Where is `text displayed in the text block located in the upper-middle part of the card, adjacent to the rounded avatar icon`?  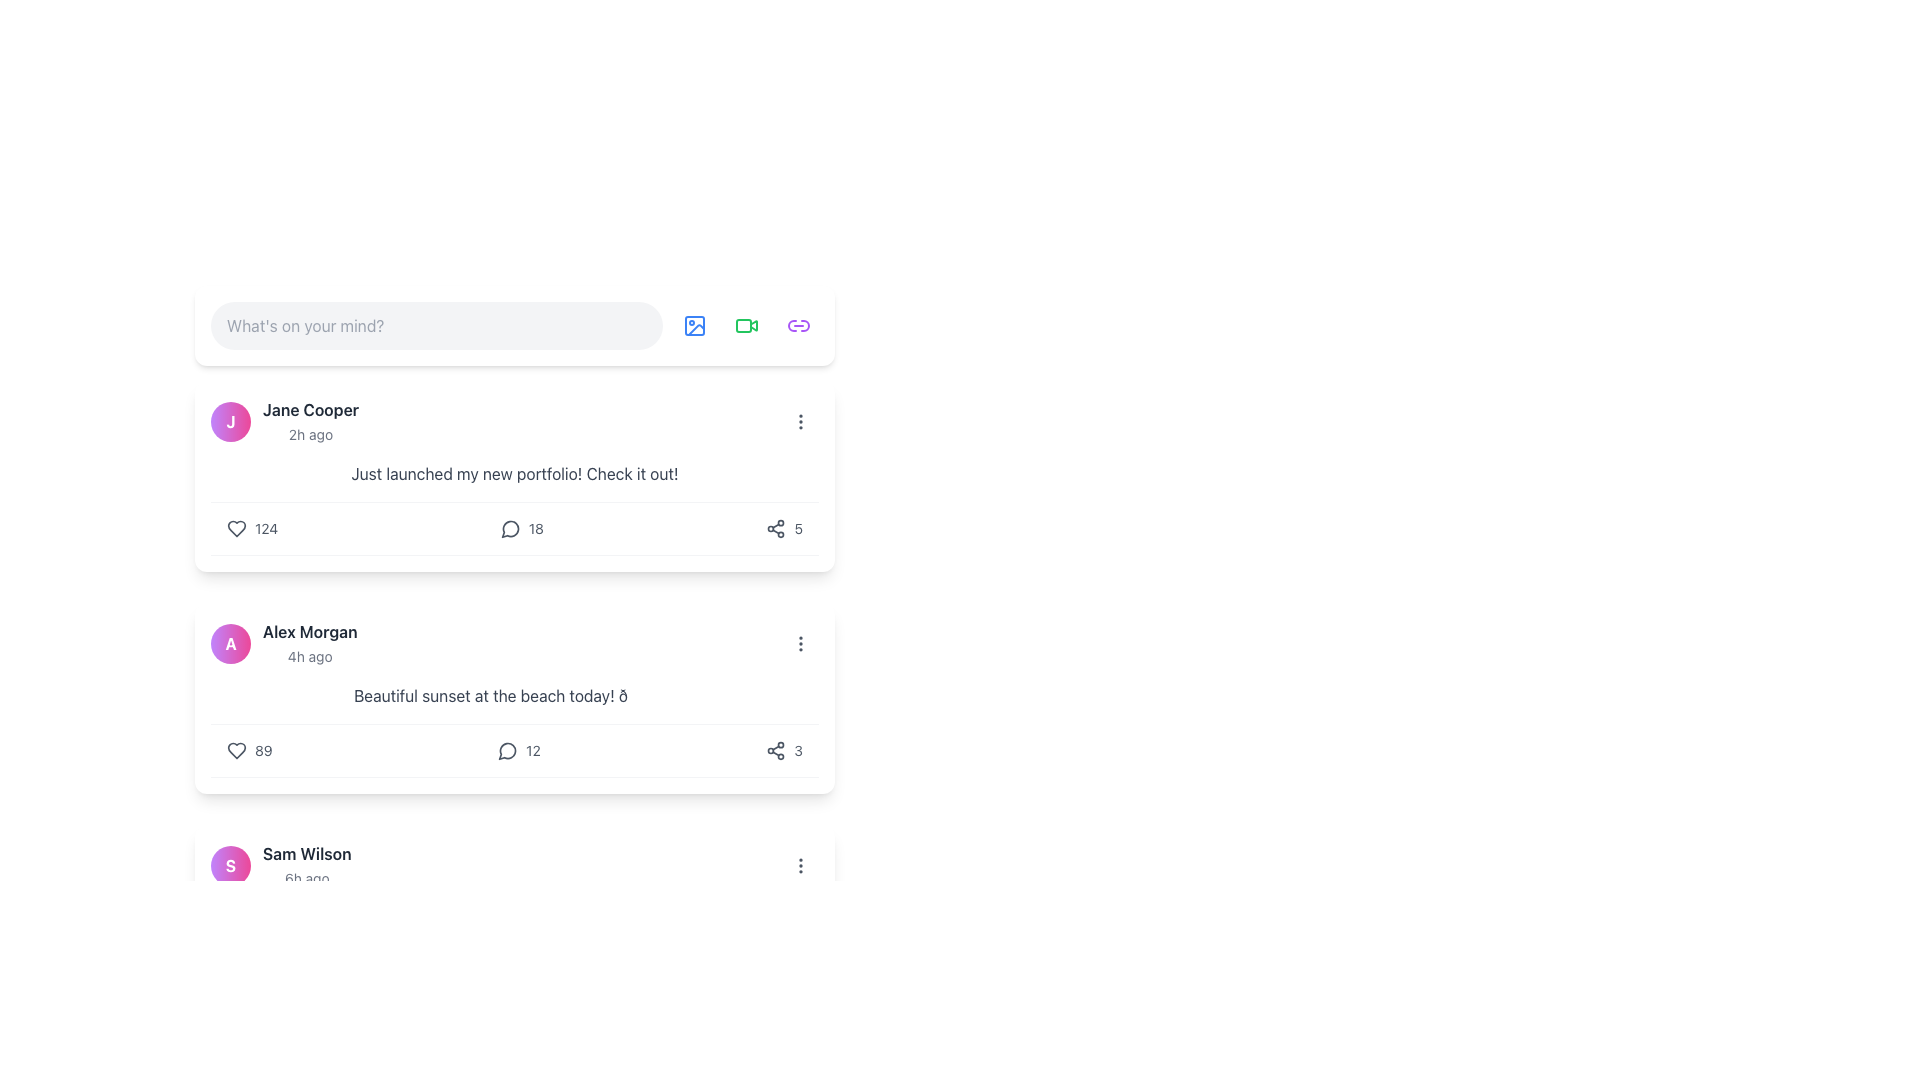 text displayed in the text block located in the upper-middle part of the card, adjacent to the rounded avatar icon is located at coordinates (309, 644).